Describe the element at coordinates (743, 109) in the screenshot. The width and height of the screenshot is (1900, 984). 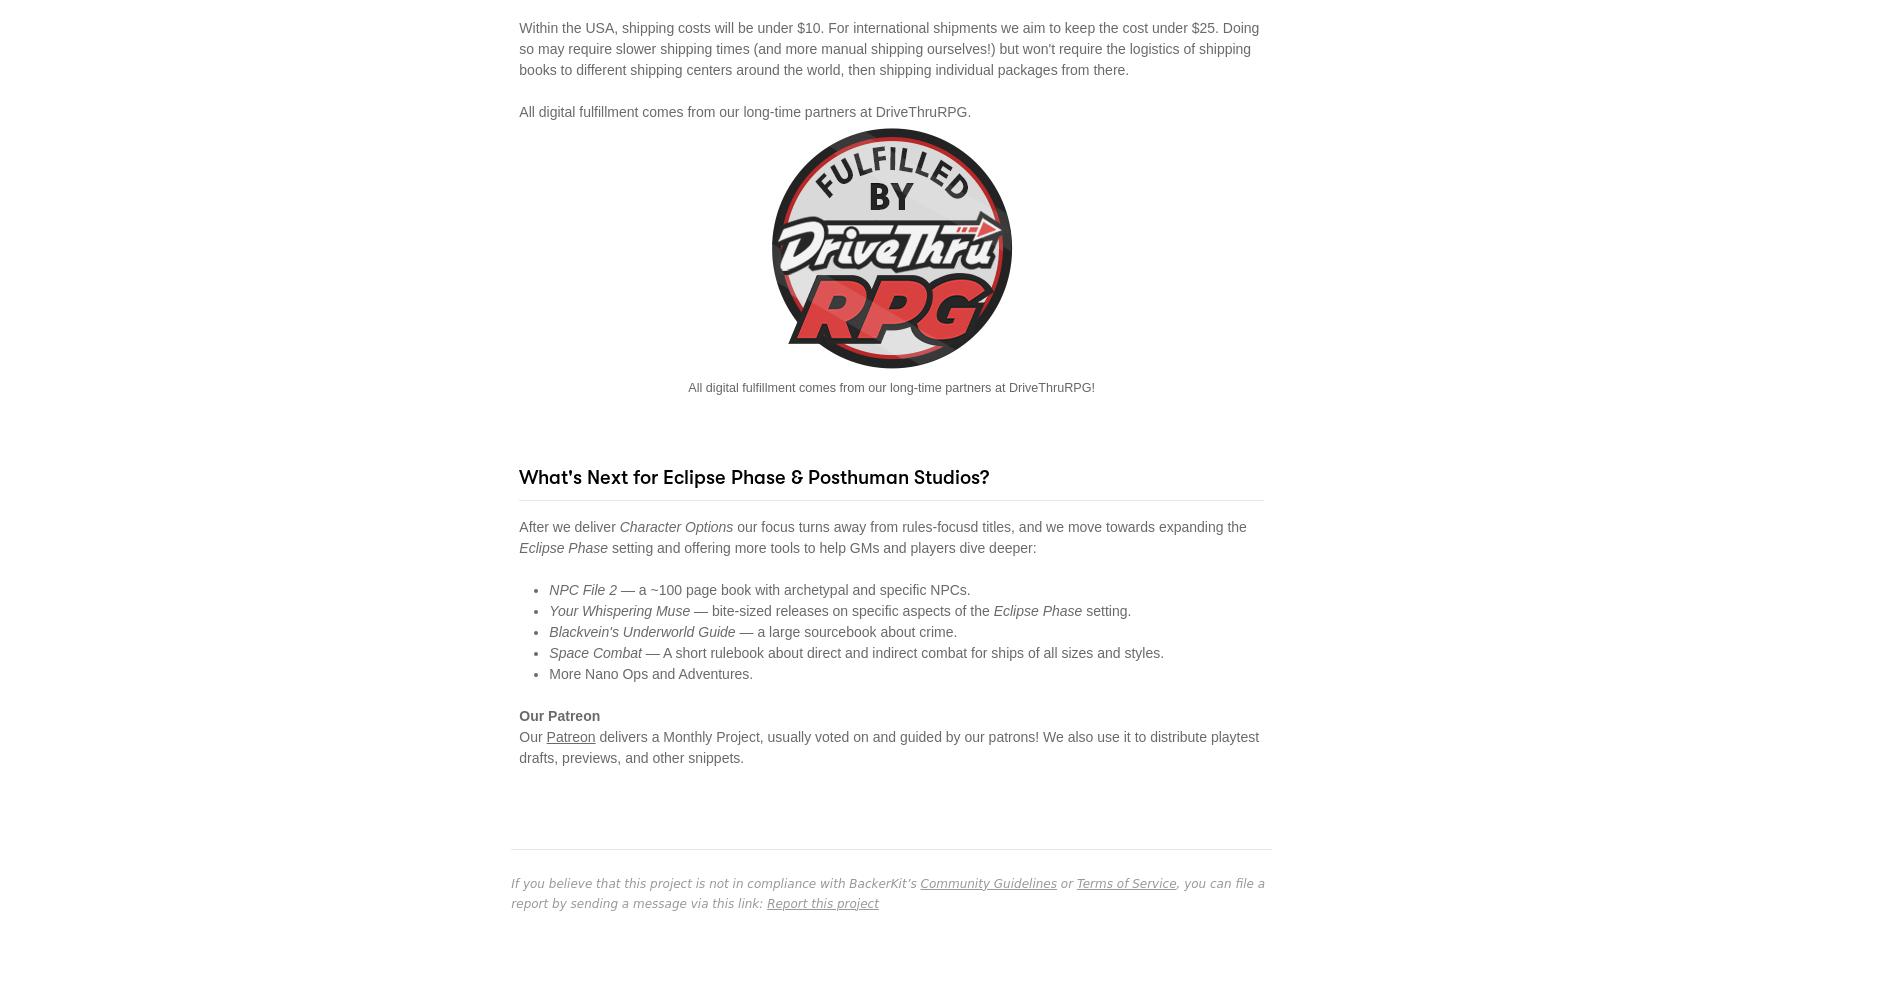
I see `'All digital fulfillment comes from our long-time partners at DriveThruRPG.'` at that location.